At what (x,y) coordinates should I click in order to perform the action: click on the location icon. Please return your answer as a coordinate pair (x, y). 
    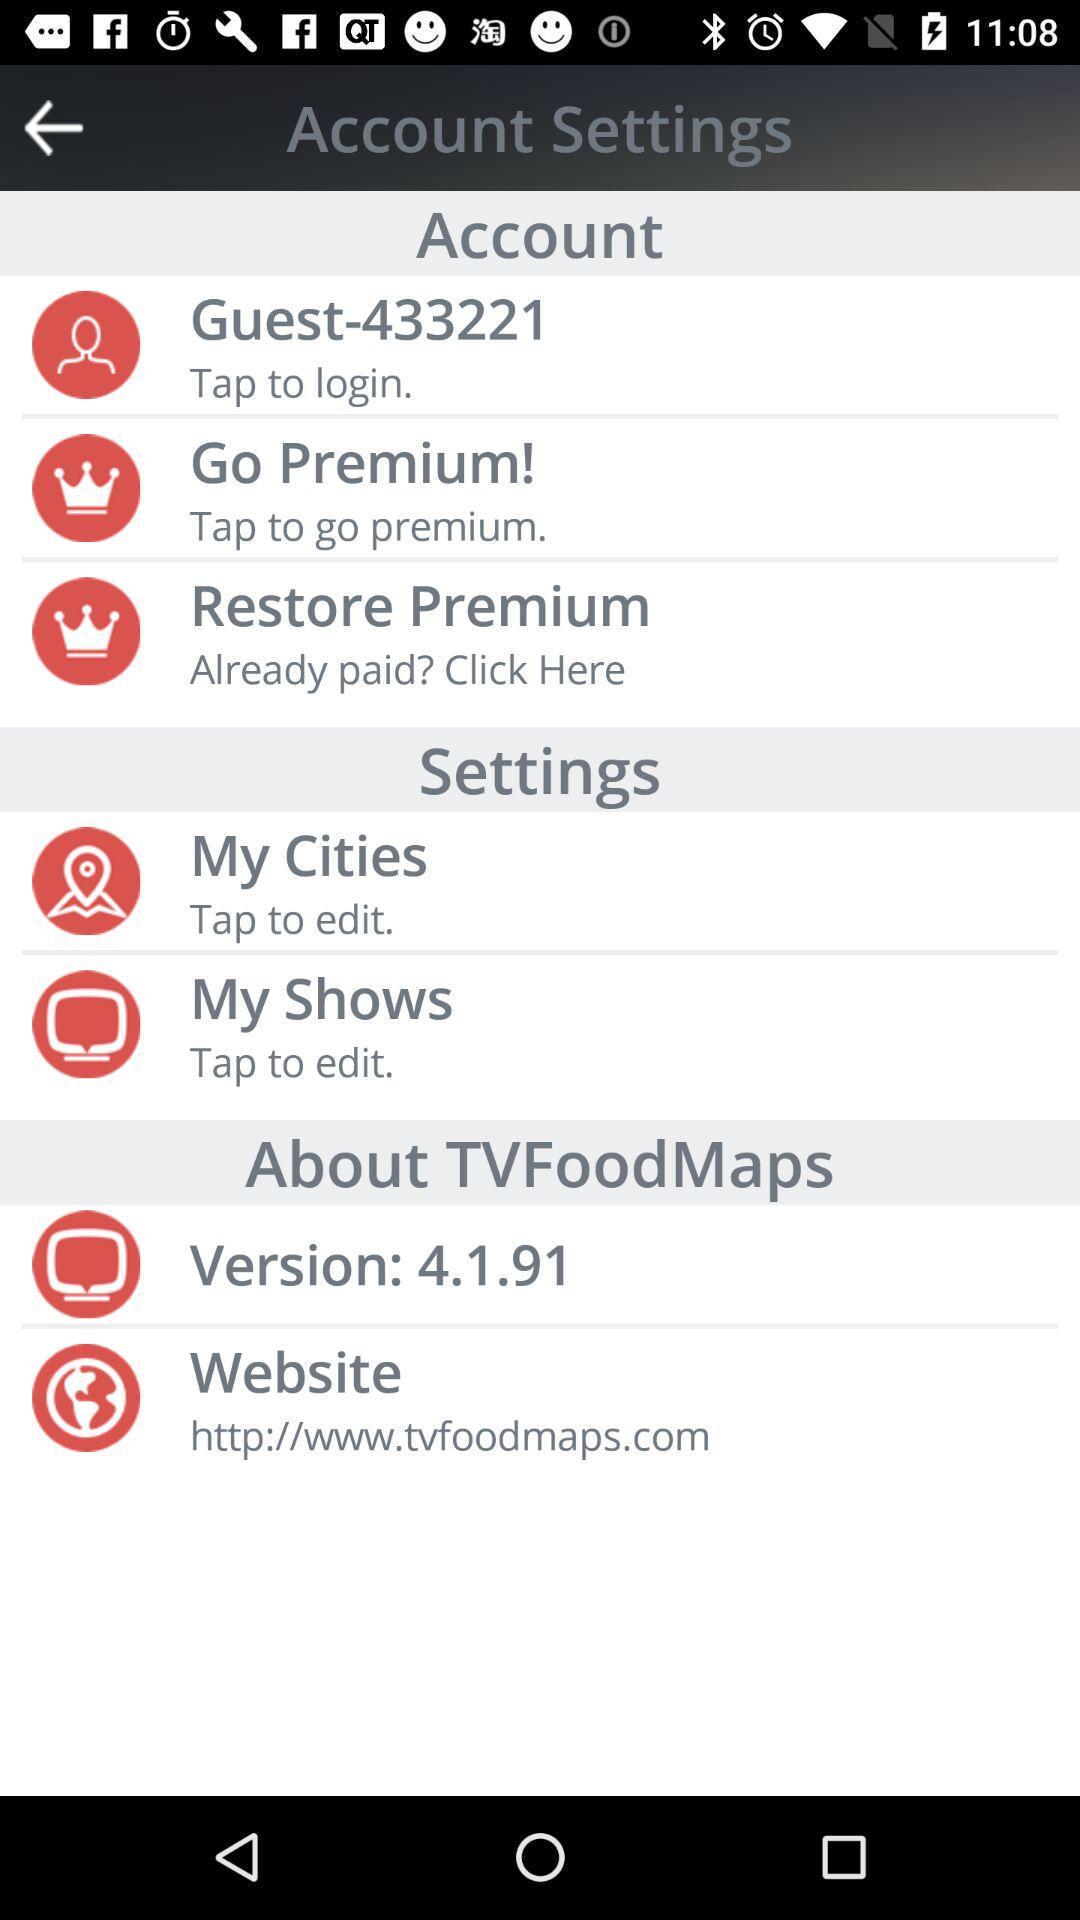
    Looking at the image, I should click on (85, 878).